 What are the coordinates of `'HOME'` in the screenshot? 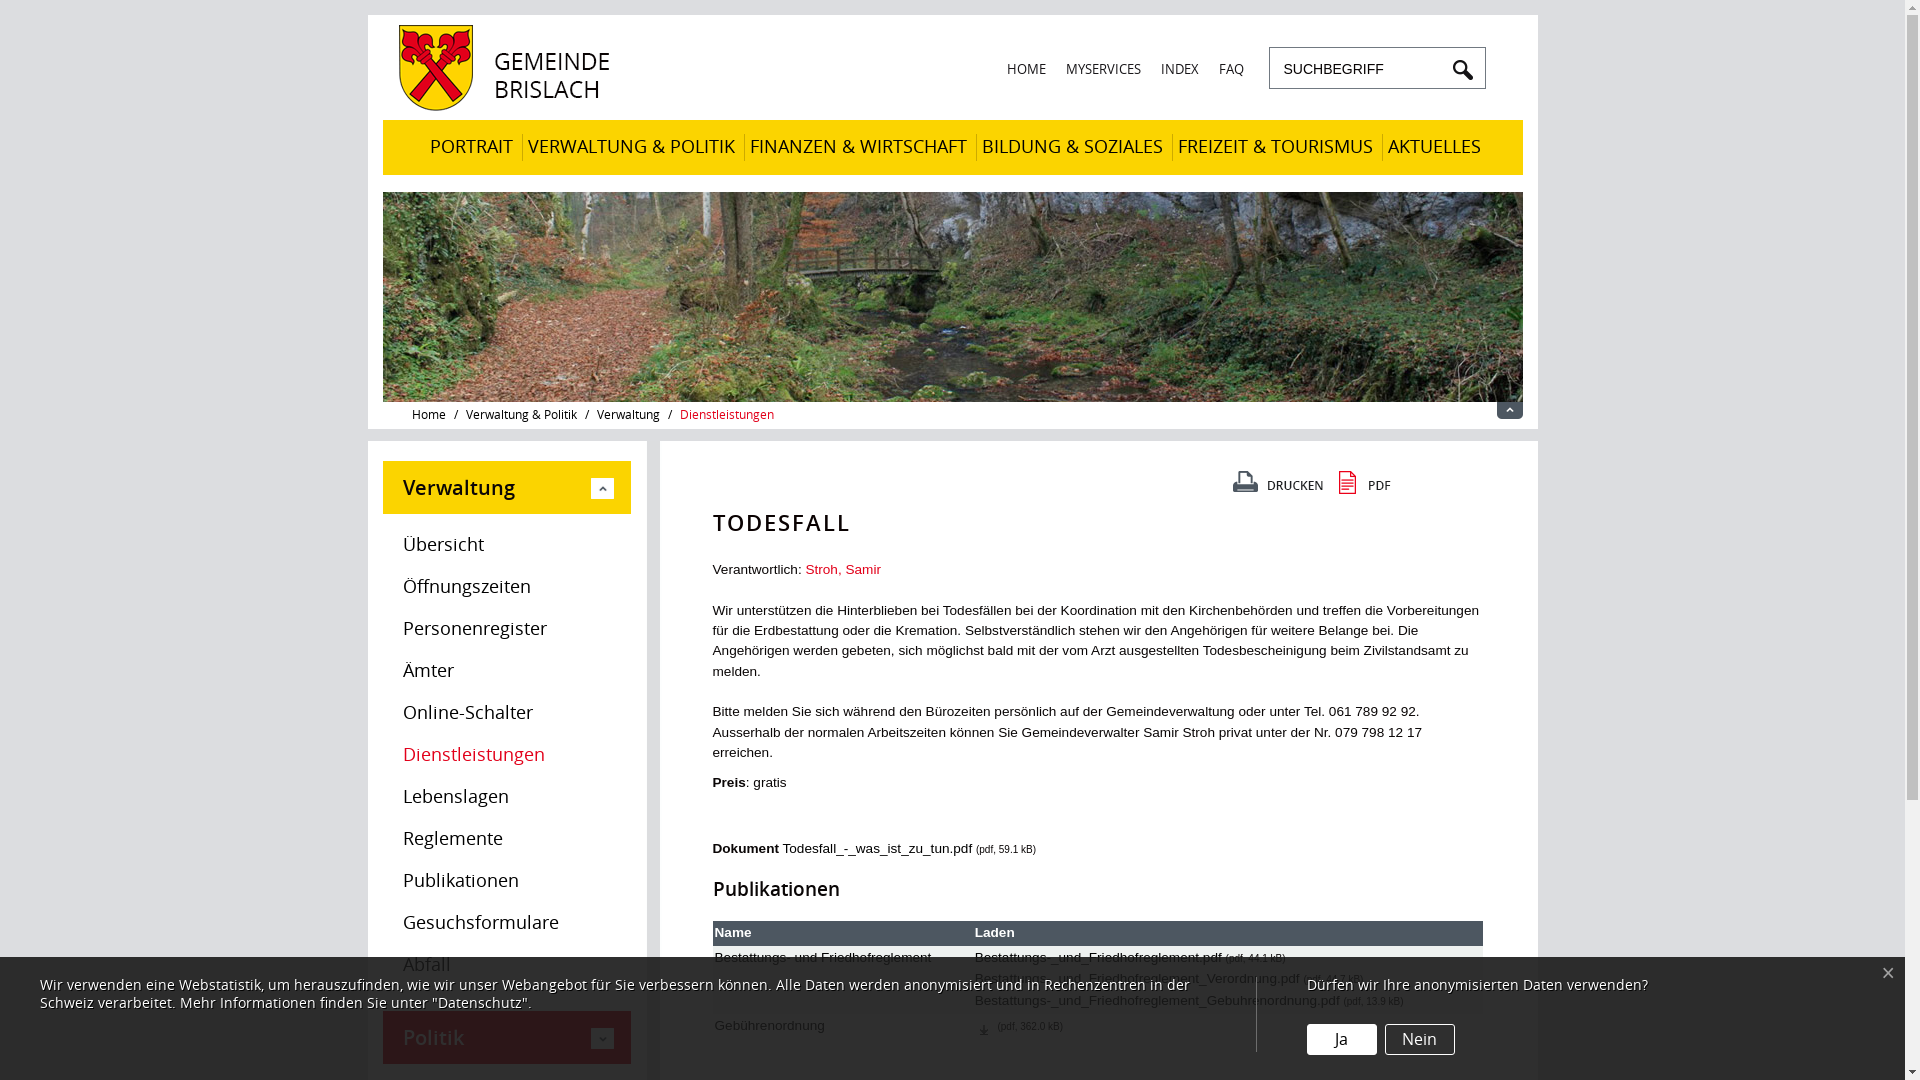 It's located at (1025, 68).